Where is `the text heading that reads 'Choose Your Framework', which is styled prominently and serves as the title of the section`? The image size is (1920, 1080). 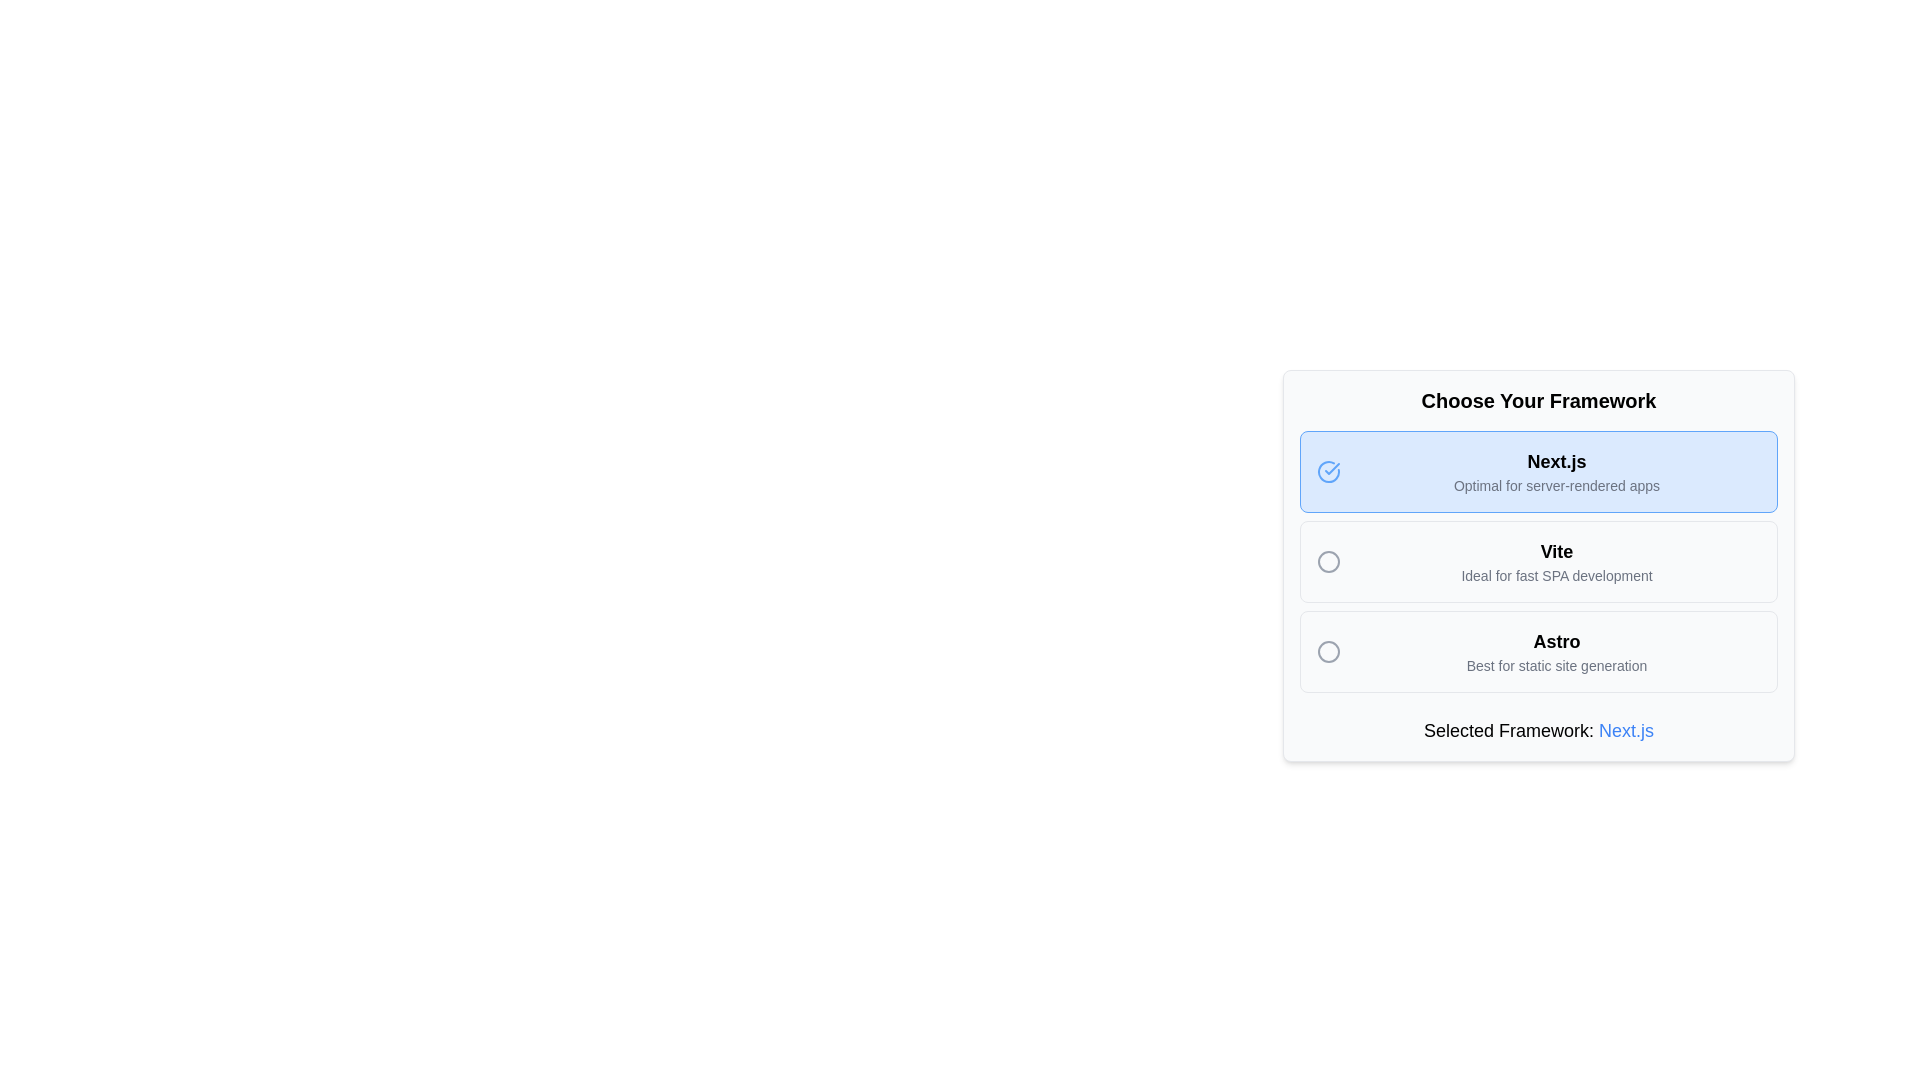 the text heading that reads 'Choose Your Framework', which is styled prominently and serves as the title of the section is located at coordinates (1538, 401).